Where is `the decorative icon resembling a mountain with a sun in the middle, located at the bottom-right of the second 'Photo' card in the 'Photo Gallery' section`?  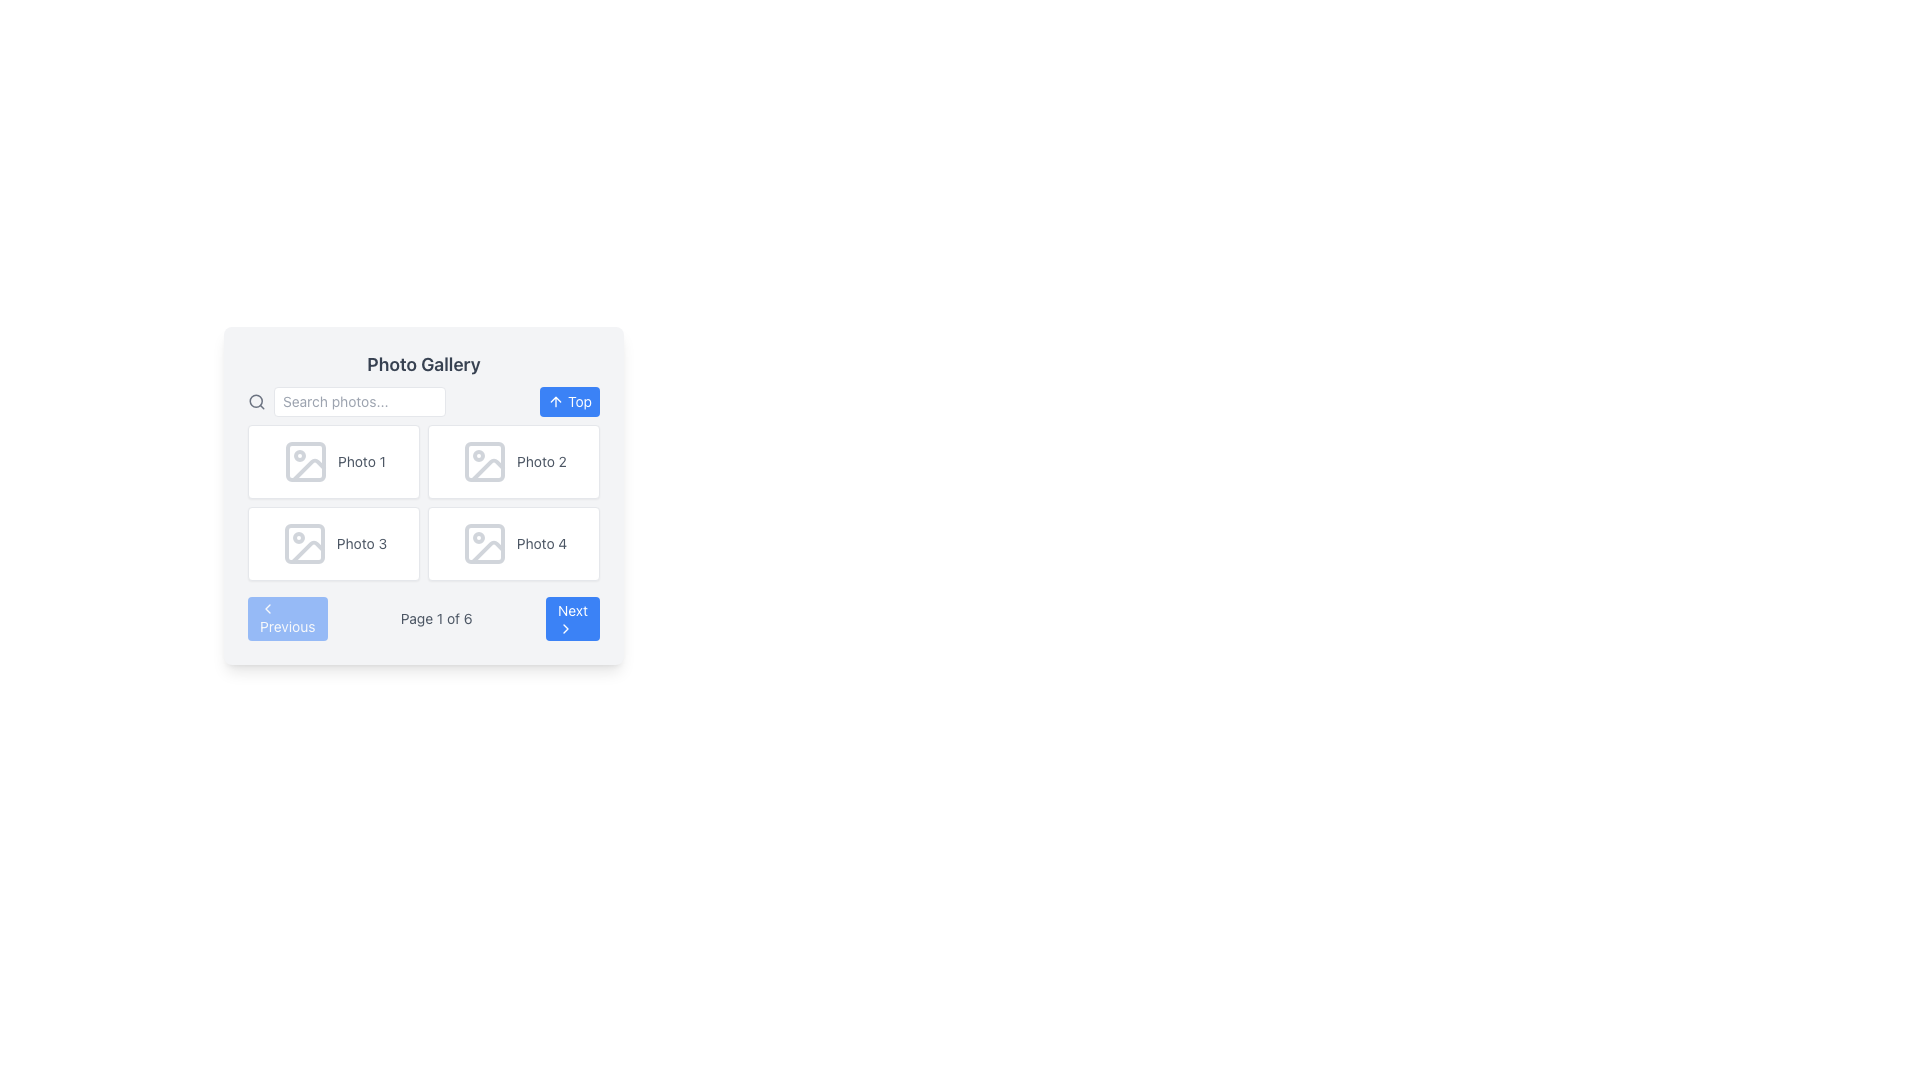 the decorative icon resembling a mountain with a sun in the middle, located at the bottom-right of the second 'Photo' card in the 'Photo Gallery' section is located at coordinates (488, 470).